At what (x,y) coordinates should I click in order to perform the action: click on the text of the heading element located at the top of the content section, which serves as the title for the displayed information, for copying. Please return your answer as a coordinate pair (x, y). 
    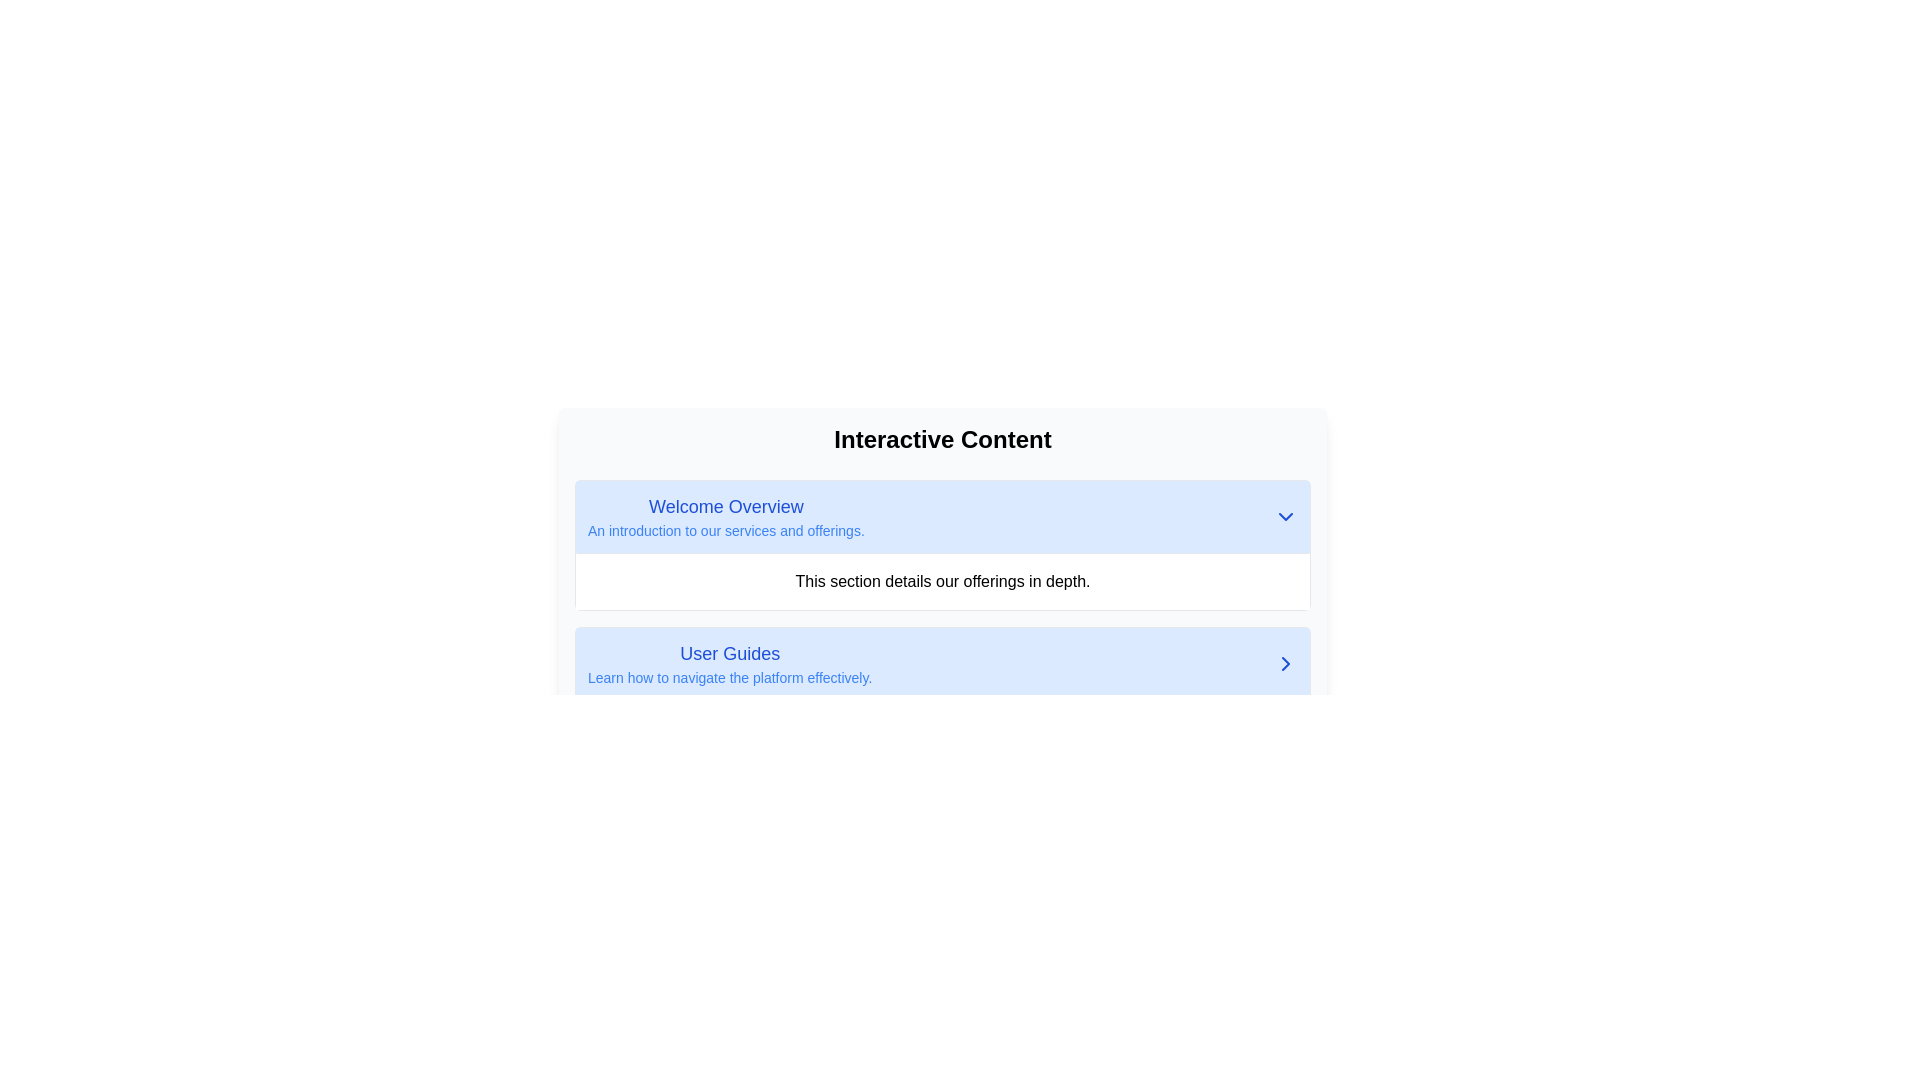
    Looking at the image, I should click on (941, 438).